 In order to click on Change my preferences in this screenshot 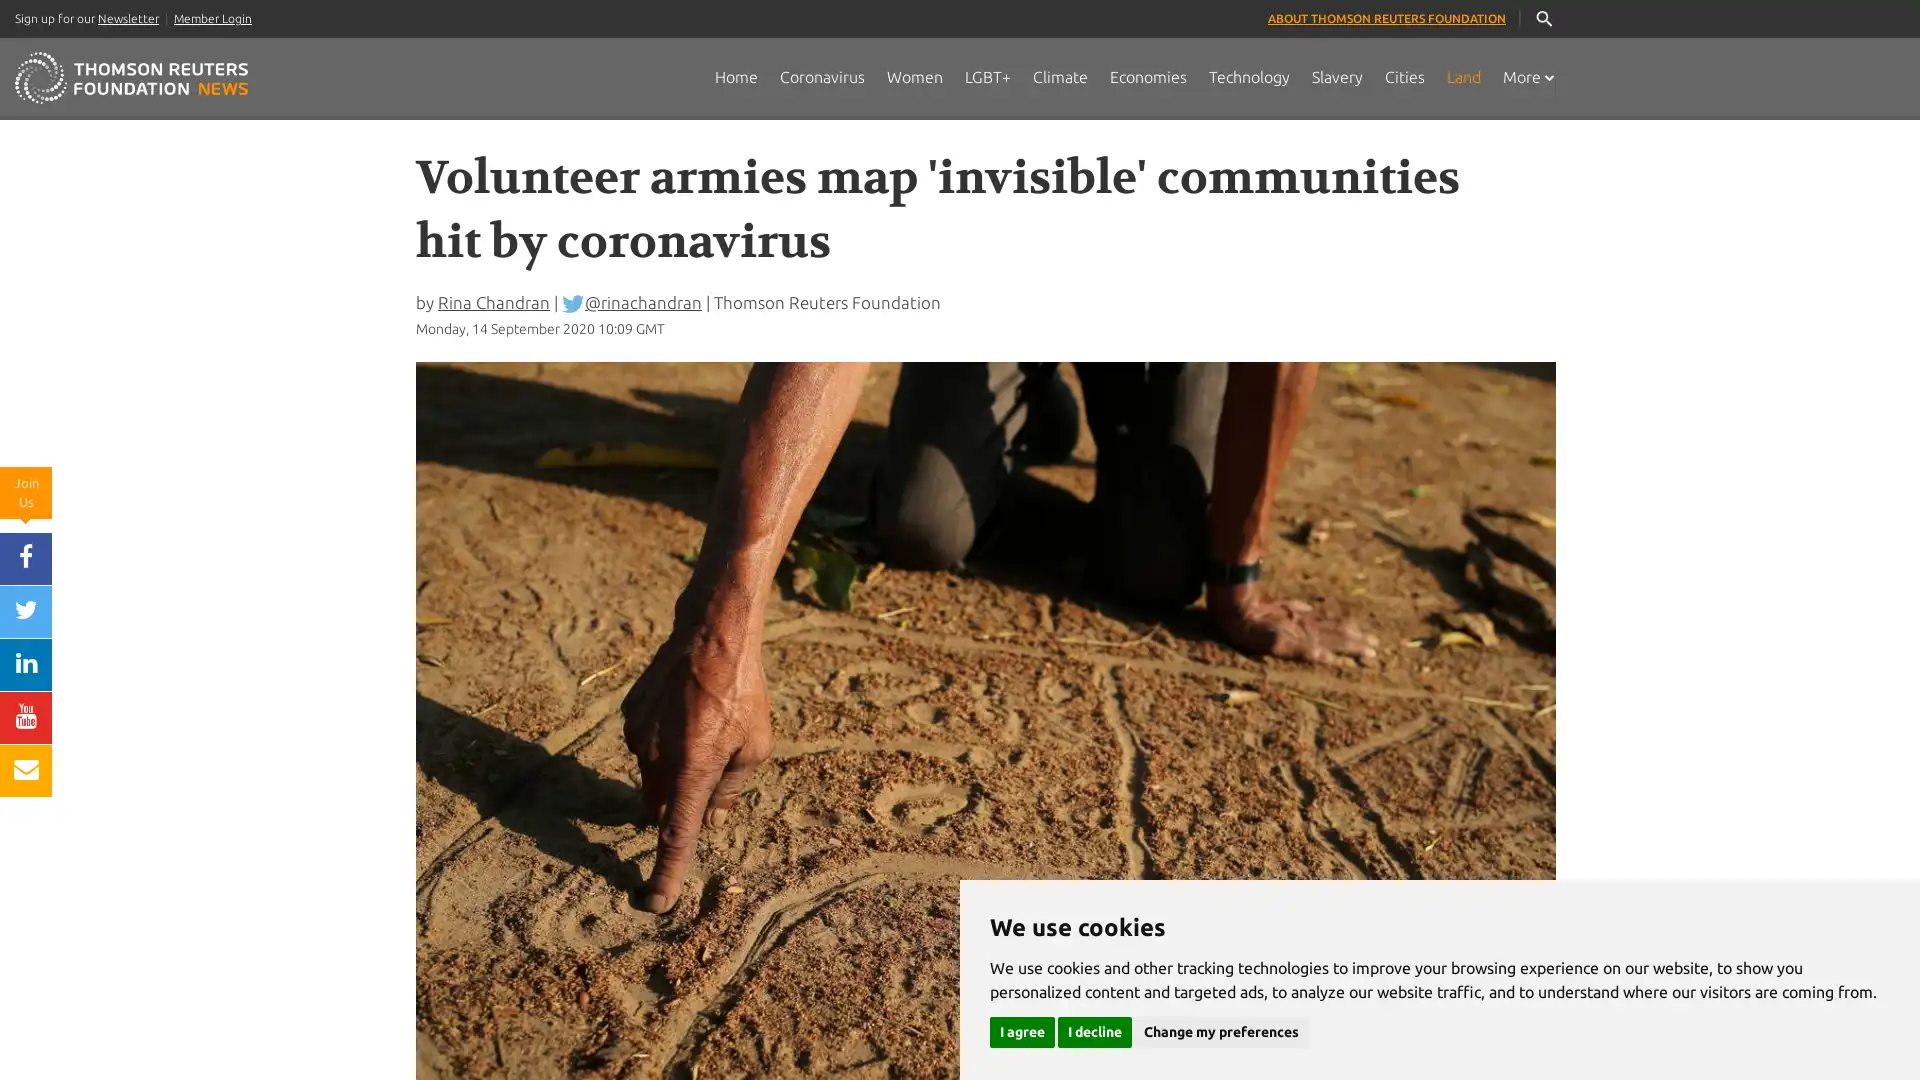, I will do `click(1220, 1031)`.